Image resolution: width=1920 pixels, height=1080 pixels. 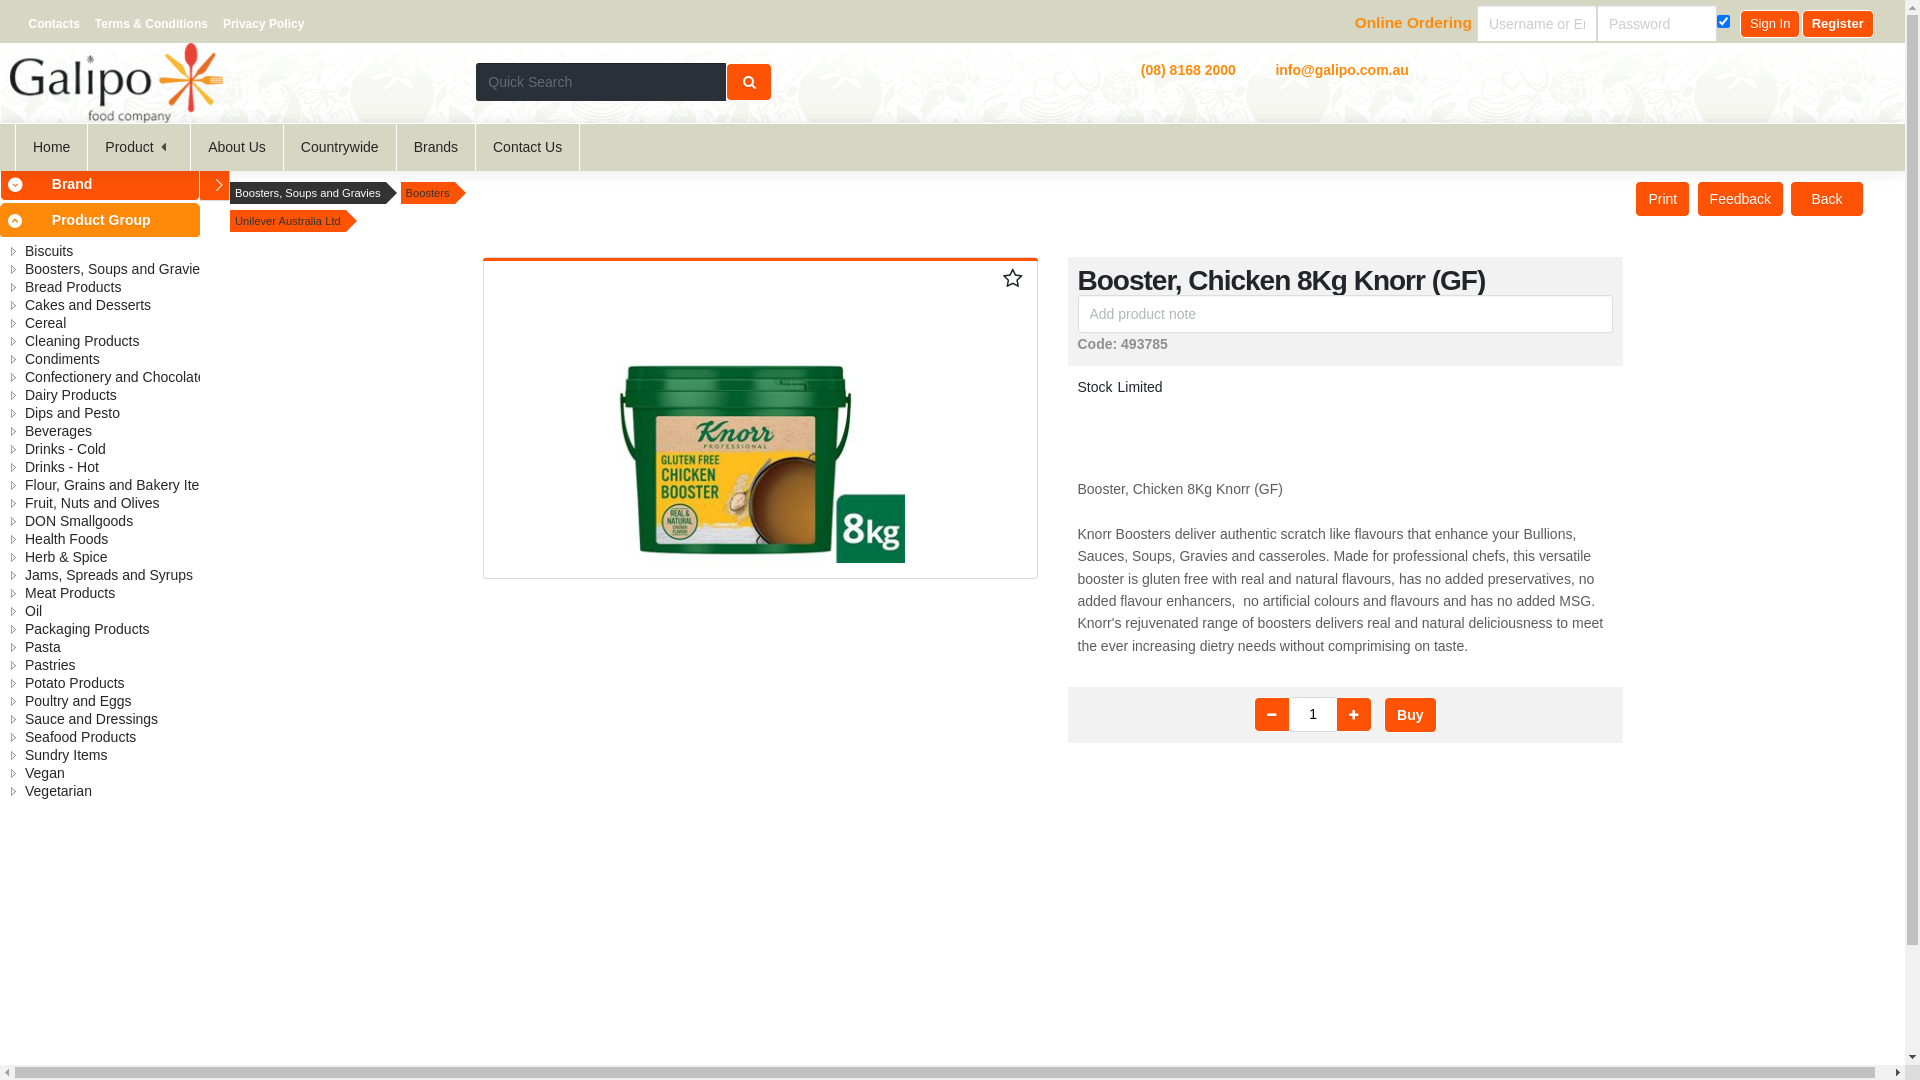 I want to click on 'Contact Us', so click(x=474, y=145).